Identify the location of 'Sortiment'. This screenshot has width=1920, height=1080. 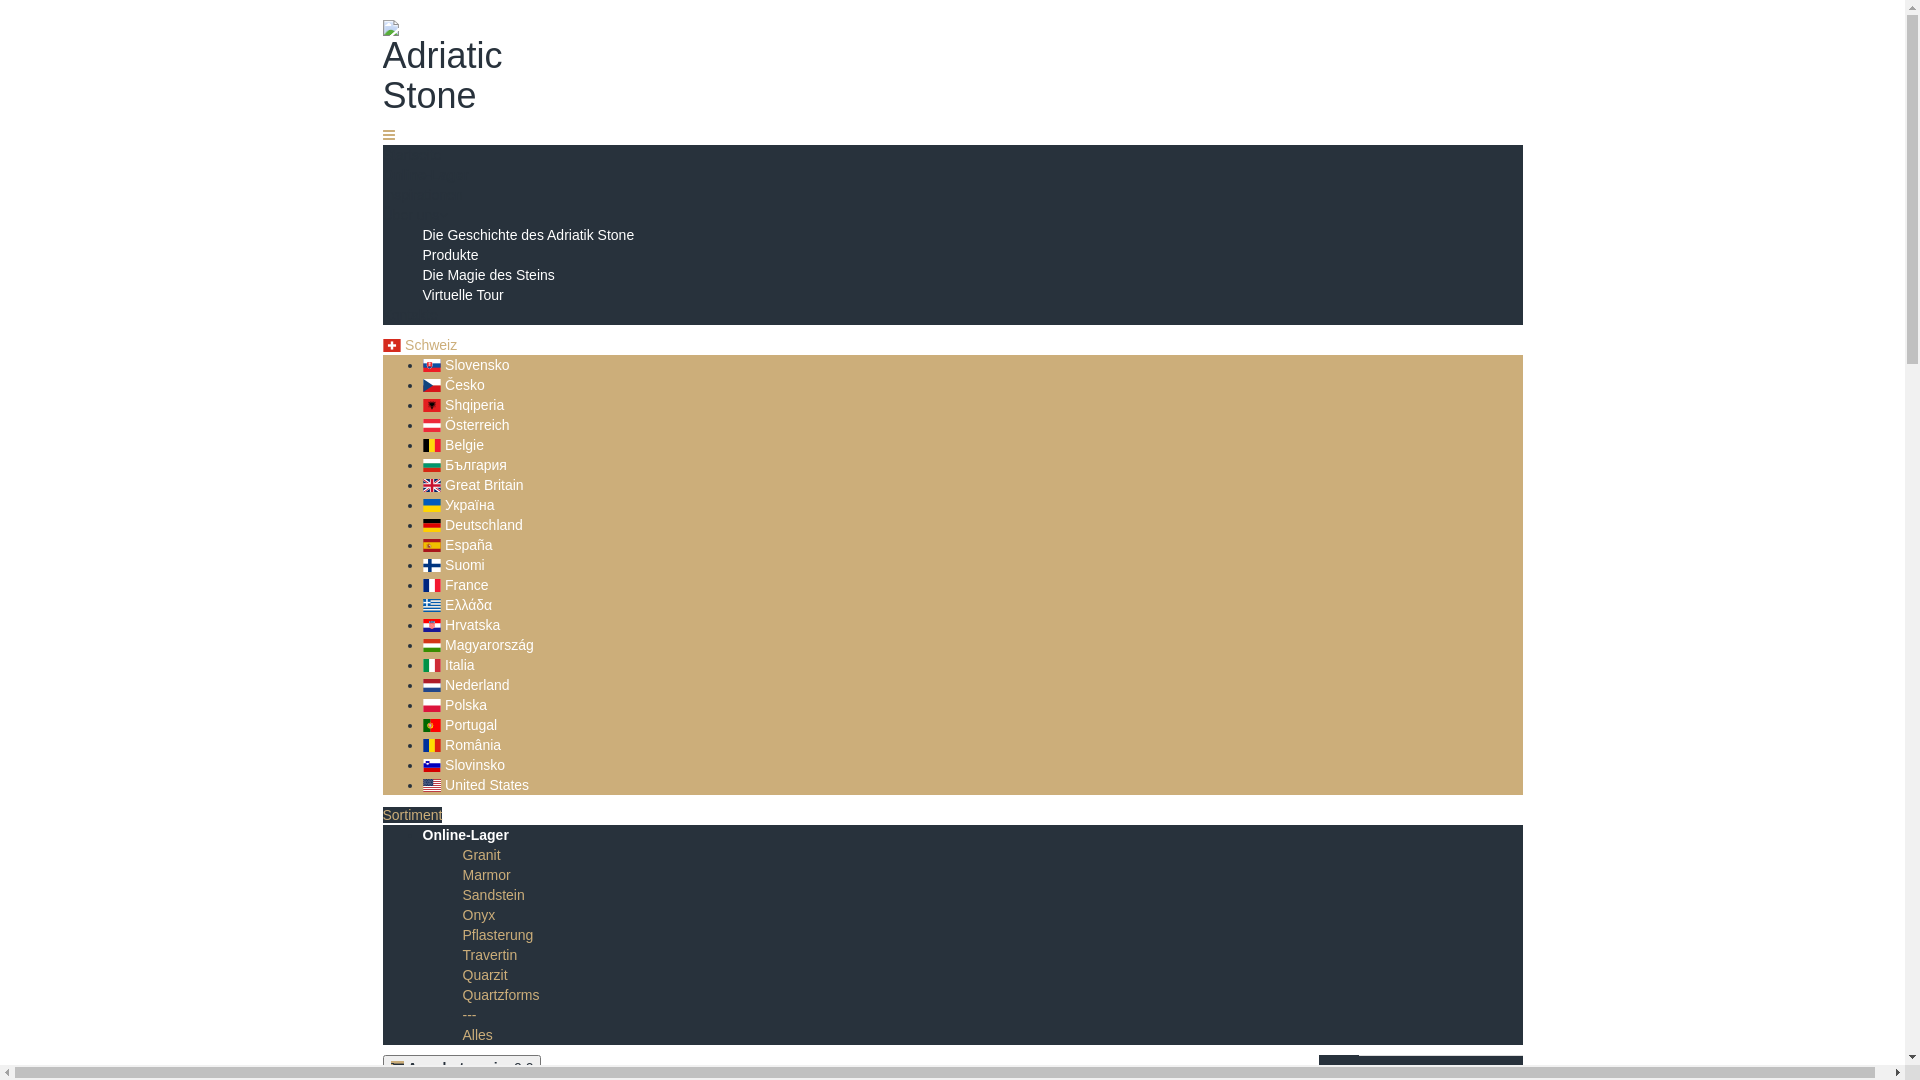
(411, 814).